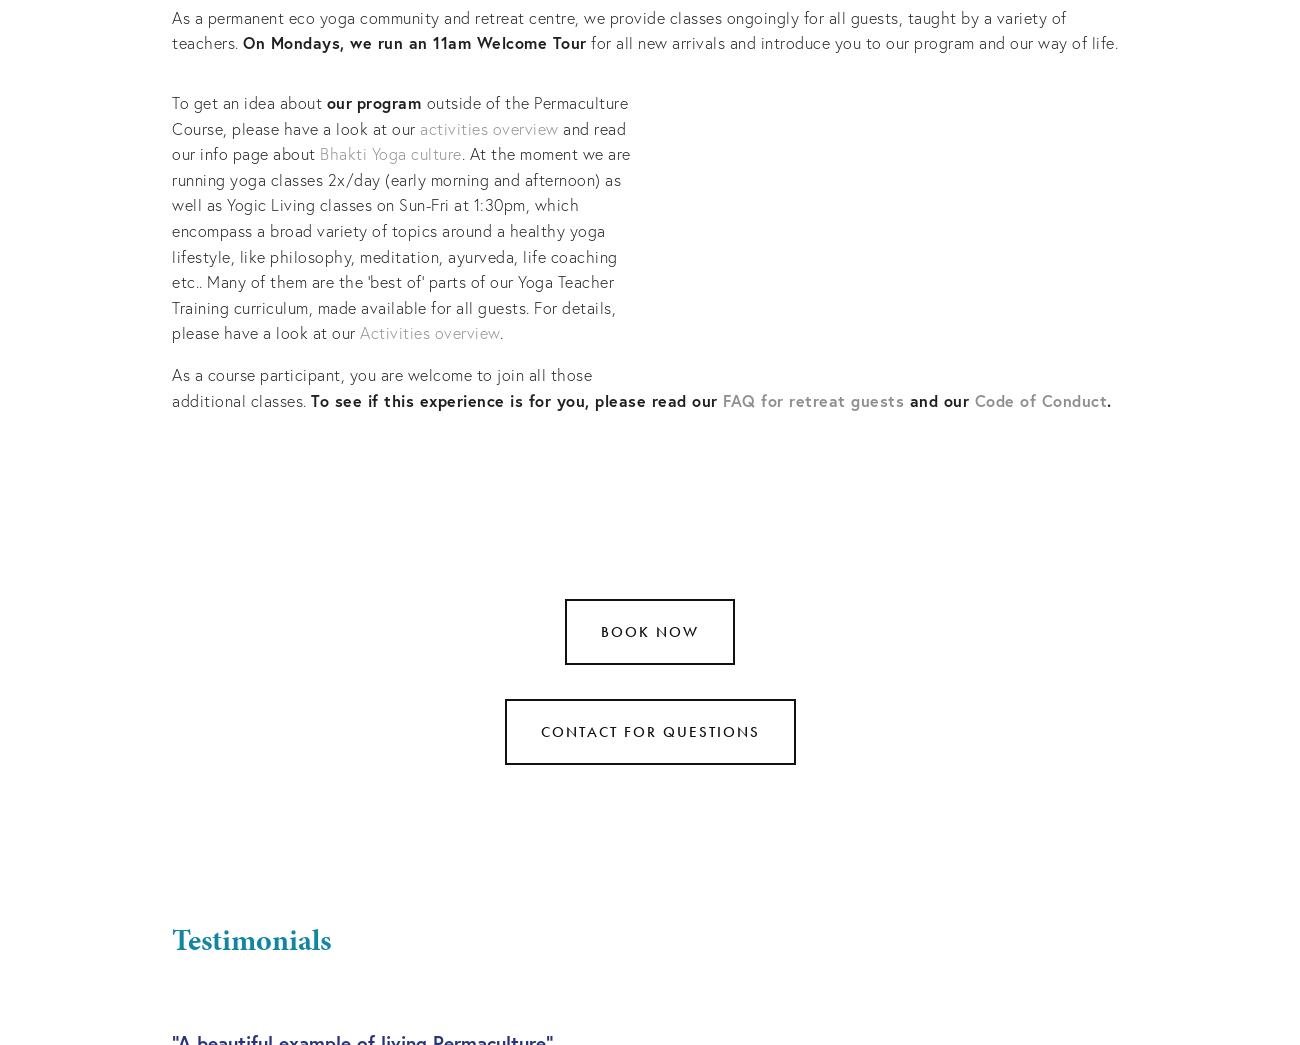  What do you see at coordinates (401, 114) in the screenshot?
I see `'outside of the Permaculture Course, please have a look at our'` at bounding box center [401, 114].